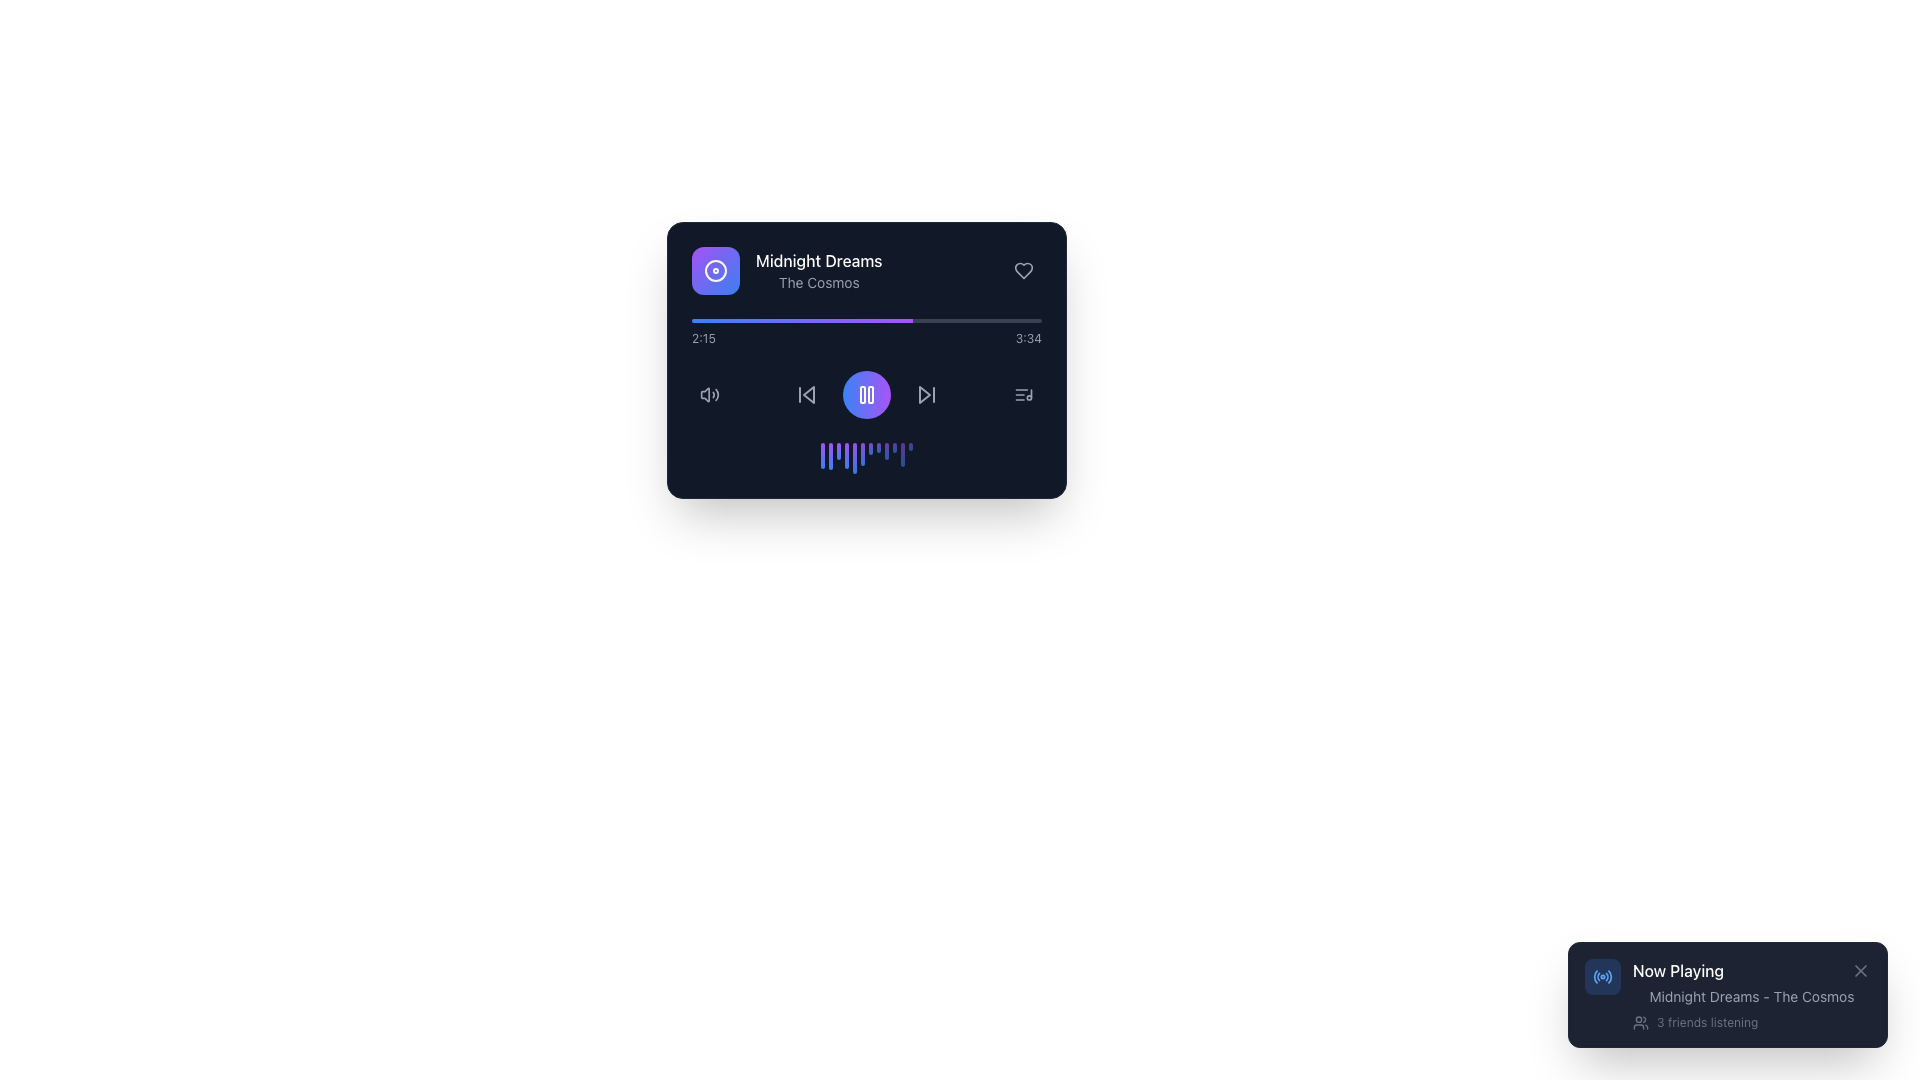  I want to click on progress, so click(999, 319).